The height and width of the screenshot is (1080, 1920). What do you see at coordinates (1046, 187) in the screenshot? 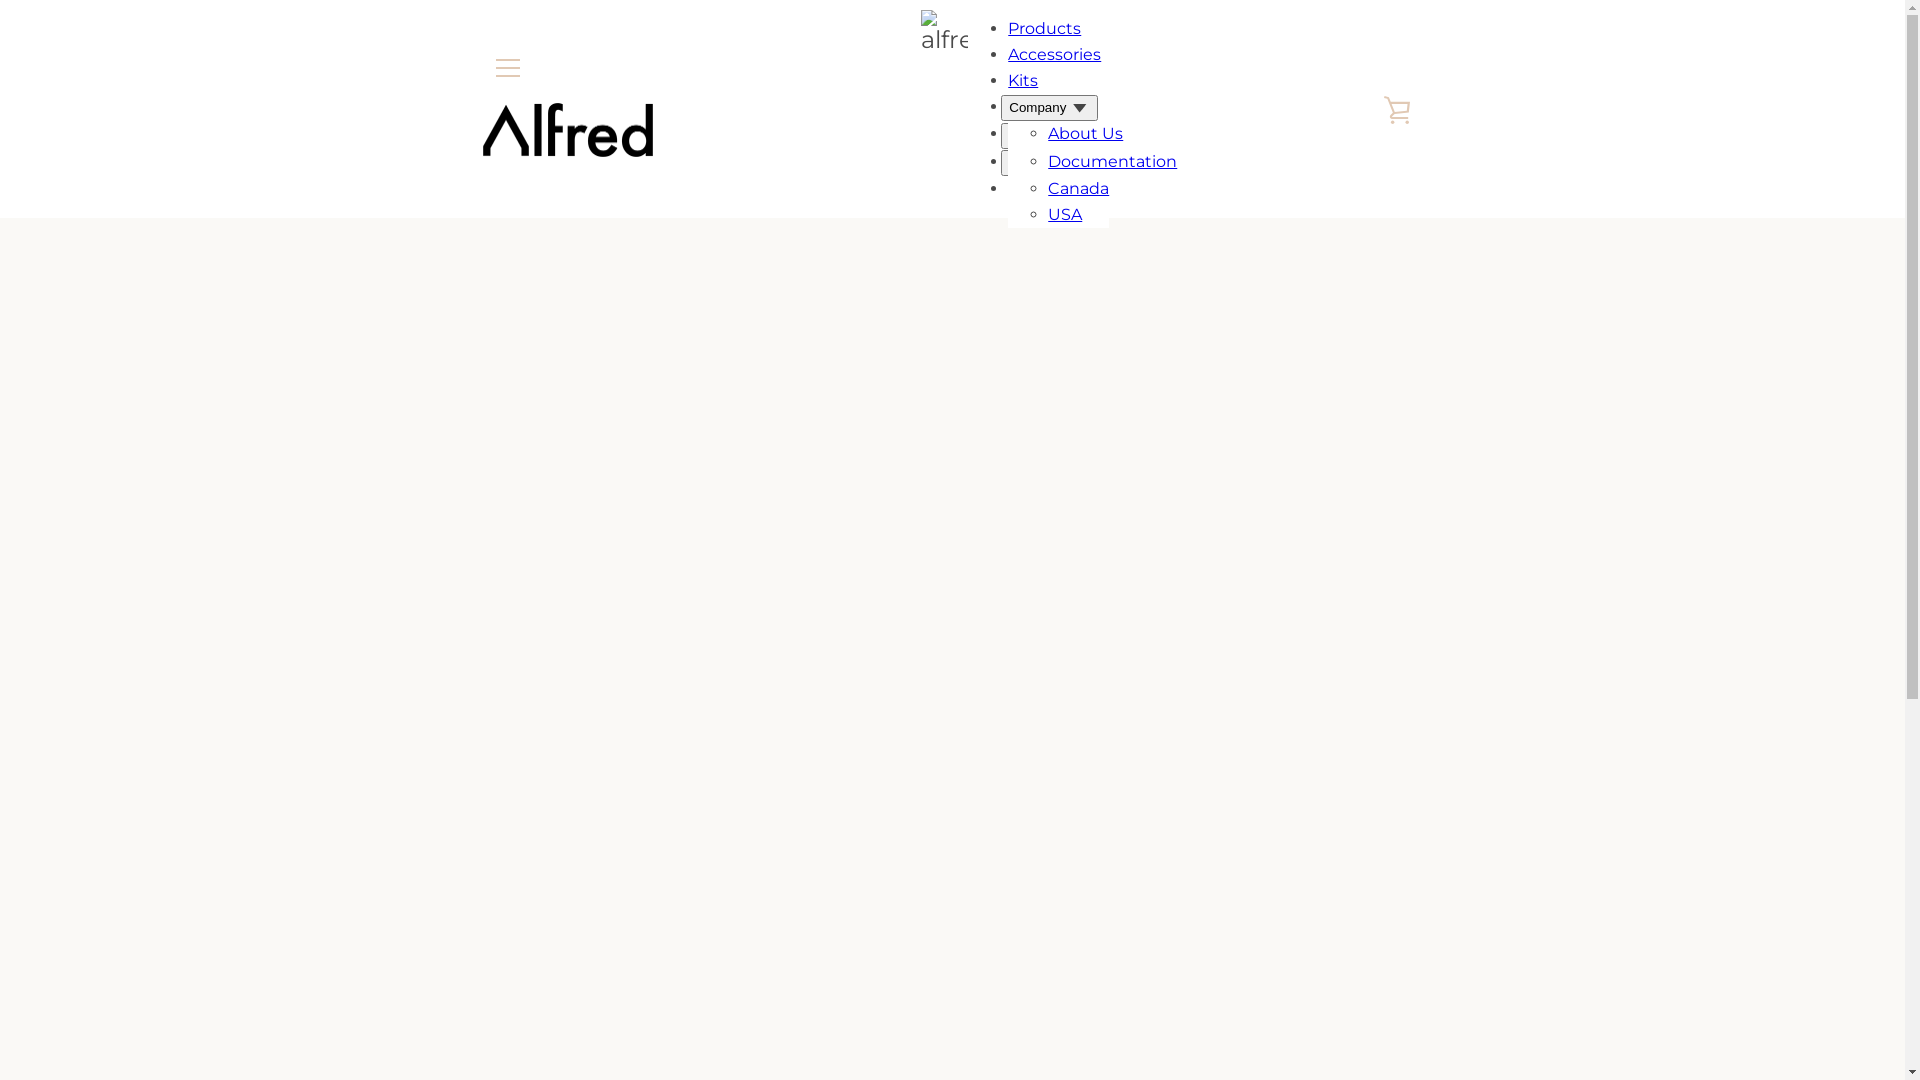
I see `'FAQ'` at bounding box center [1046, 187].